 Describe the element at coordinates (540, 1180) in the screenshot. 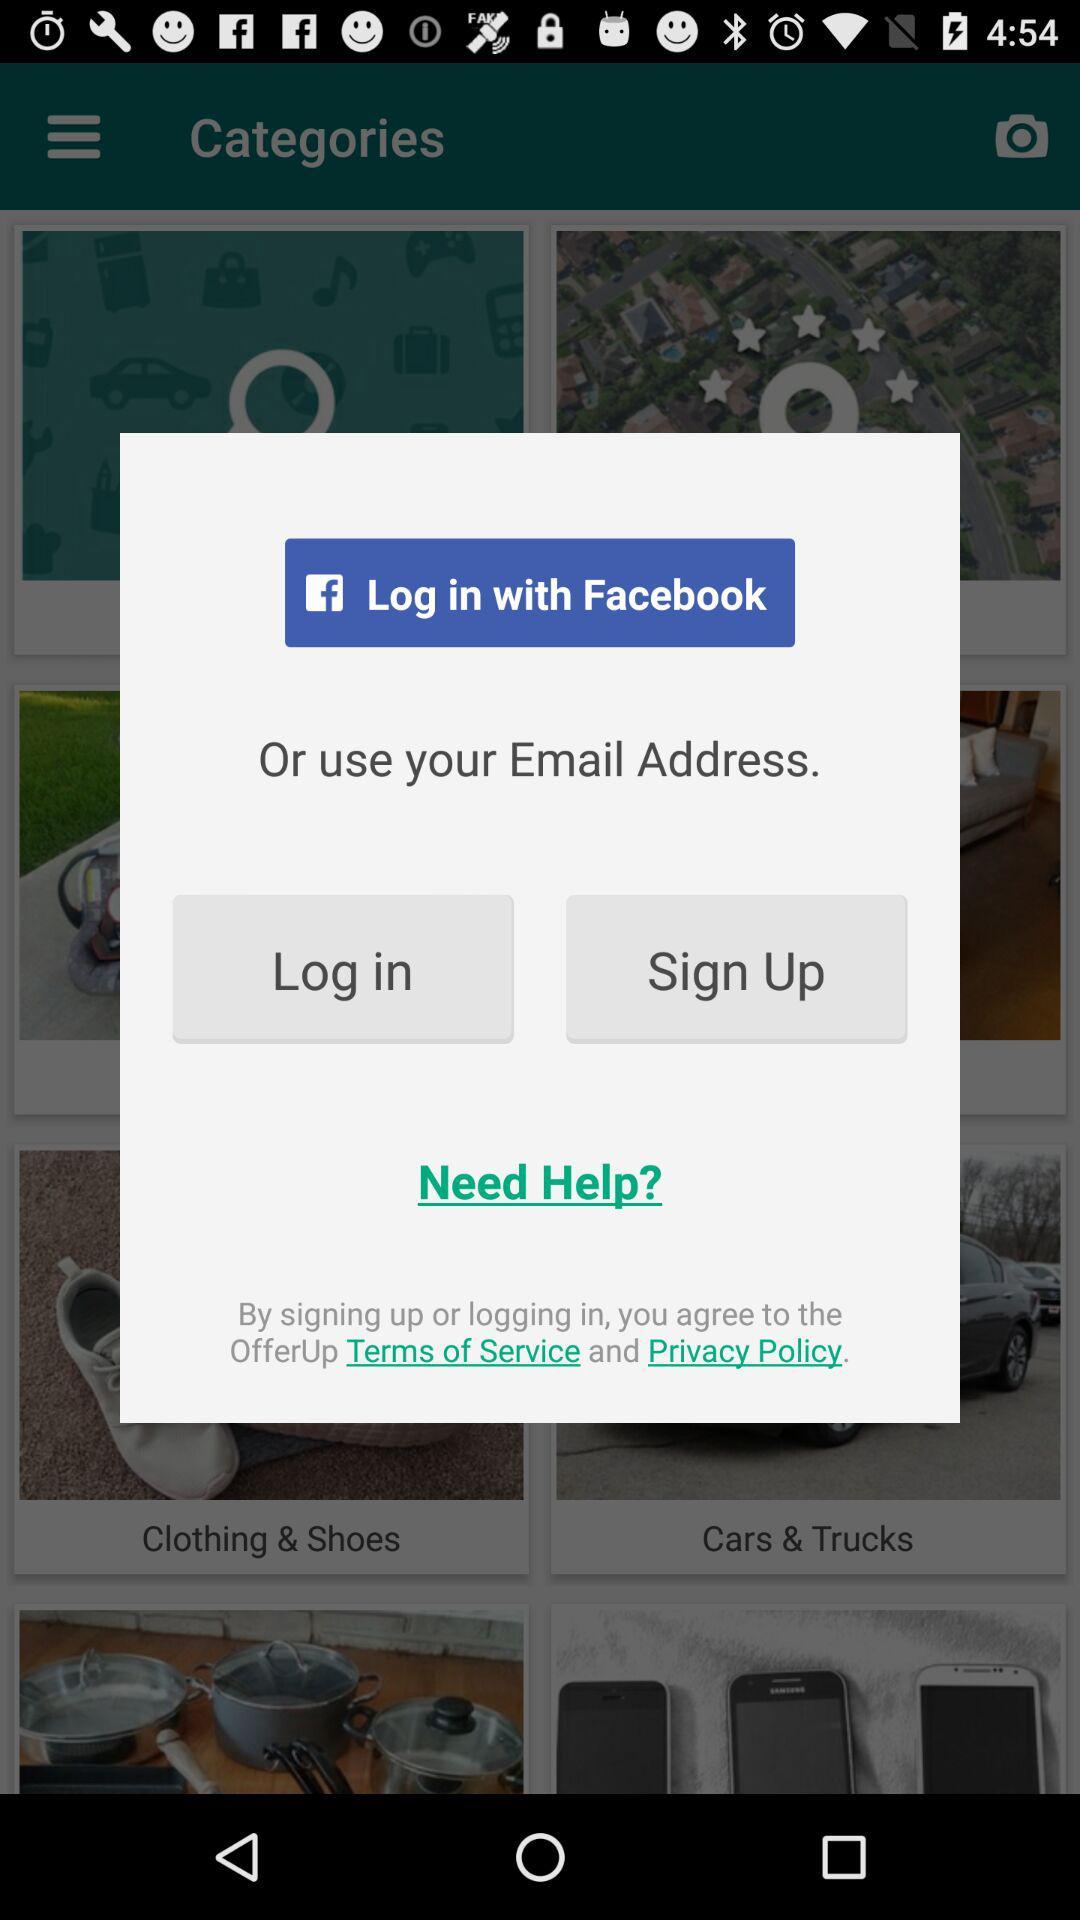

I see `item above the by signing up` at that location.